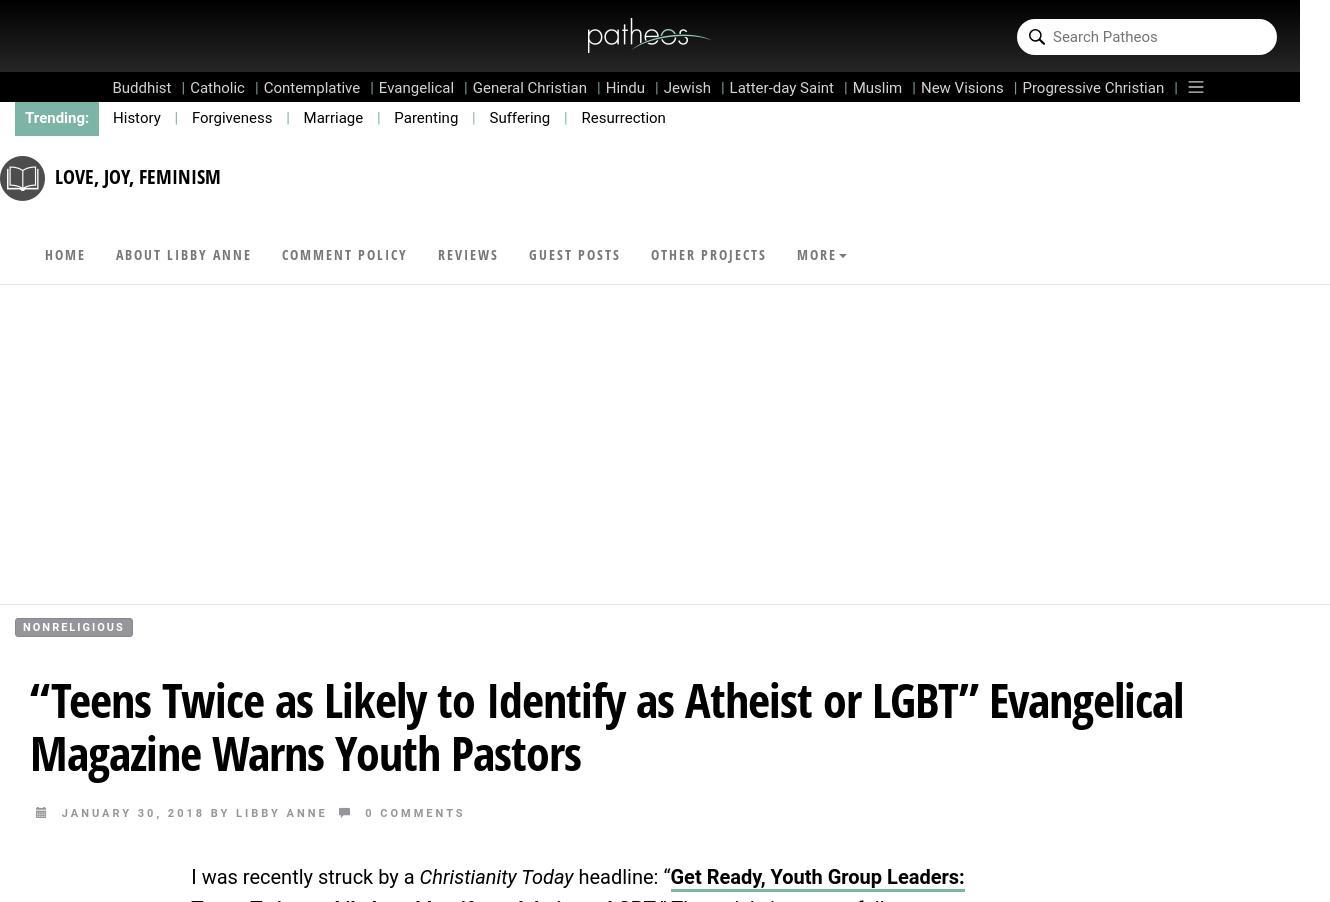 The height and width of the screenshot is (902, 1330). I want to click on 'Love, Joy, Feminism', so click(138, 174).